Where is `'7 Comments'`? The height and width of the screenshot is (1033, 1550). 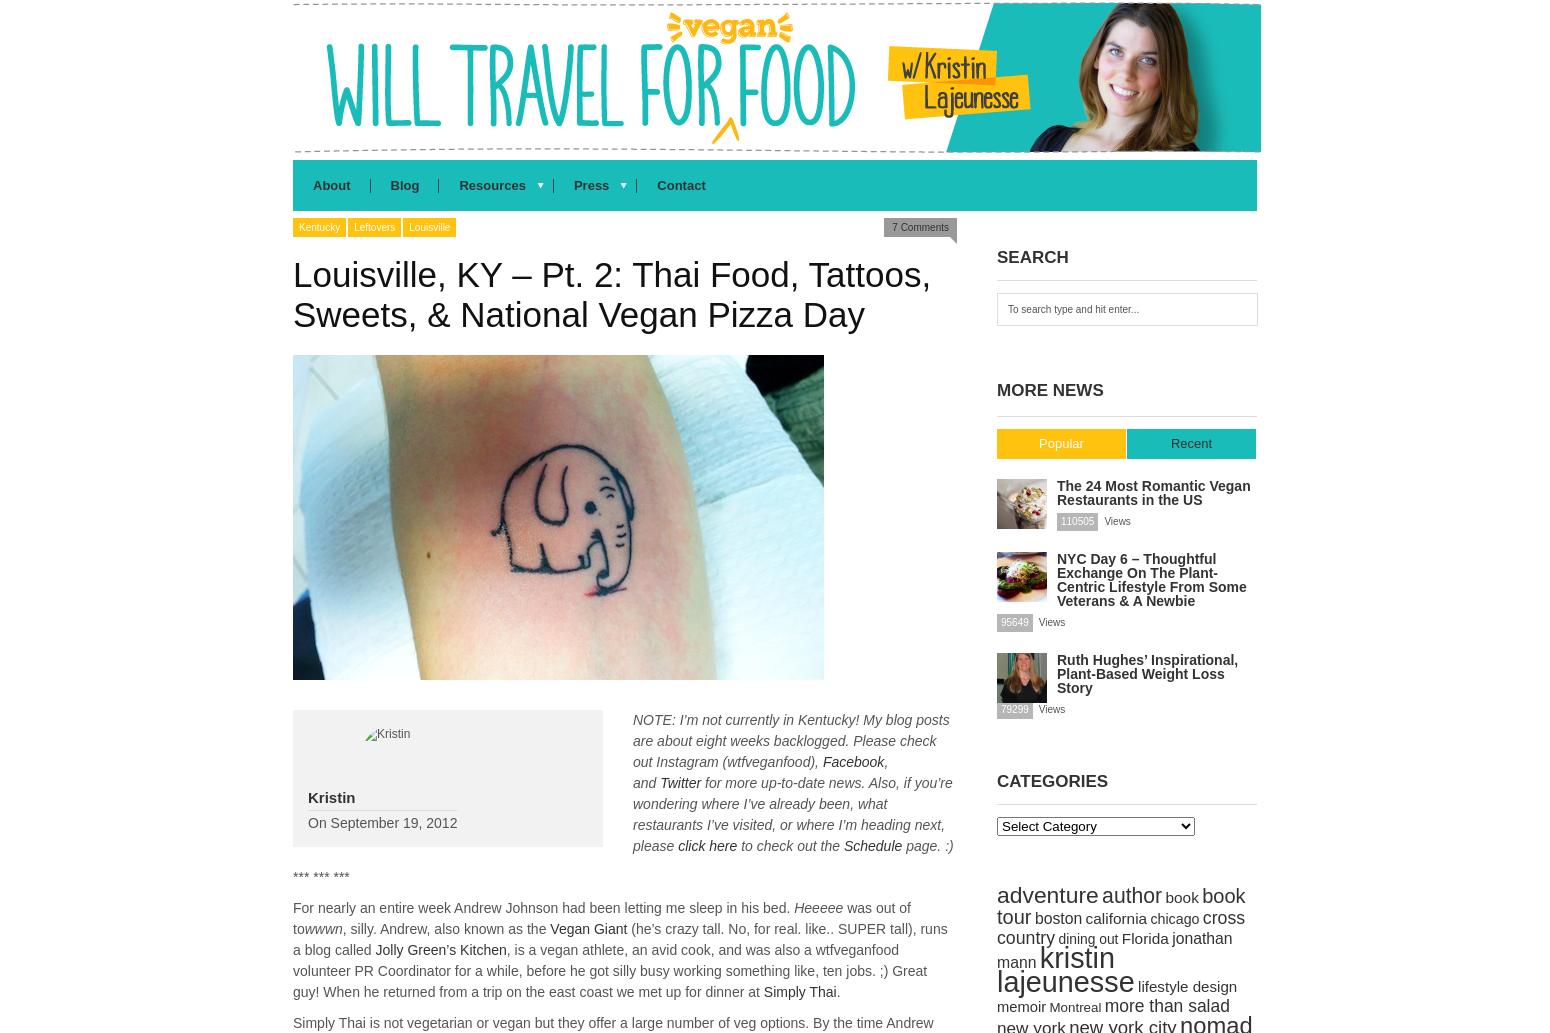
'7 Comments' is located at coordinates (920, 226).